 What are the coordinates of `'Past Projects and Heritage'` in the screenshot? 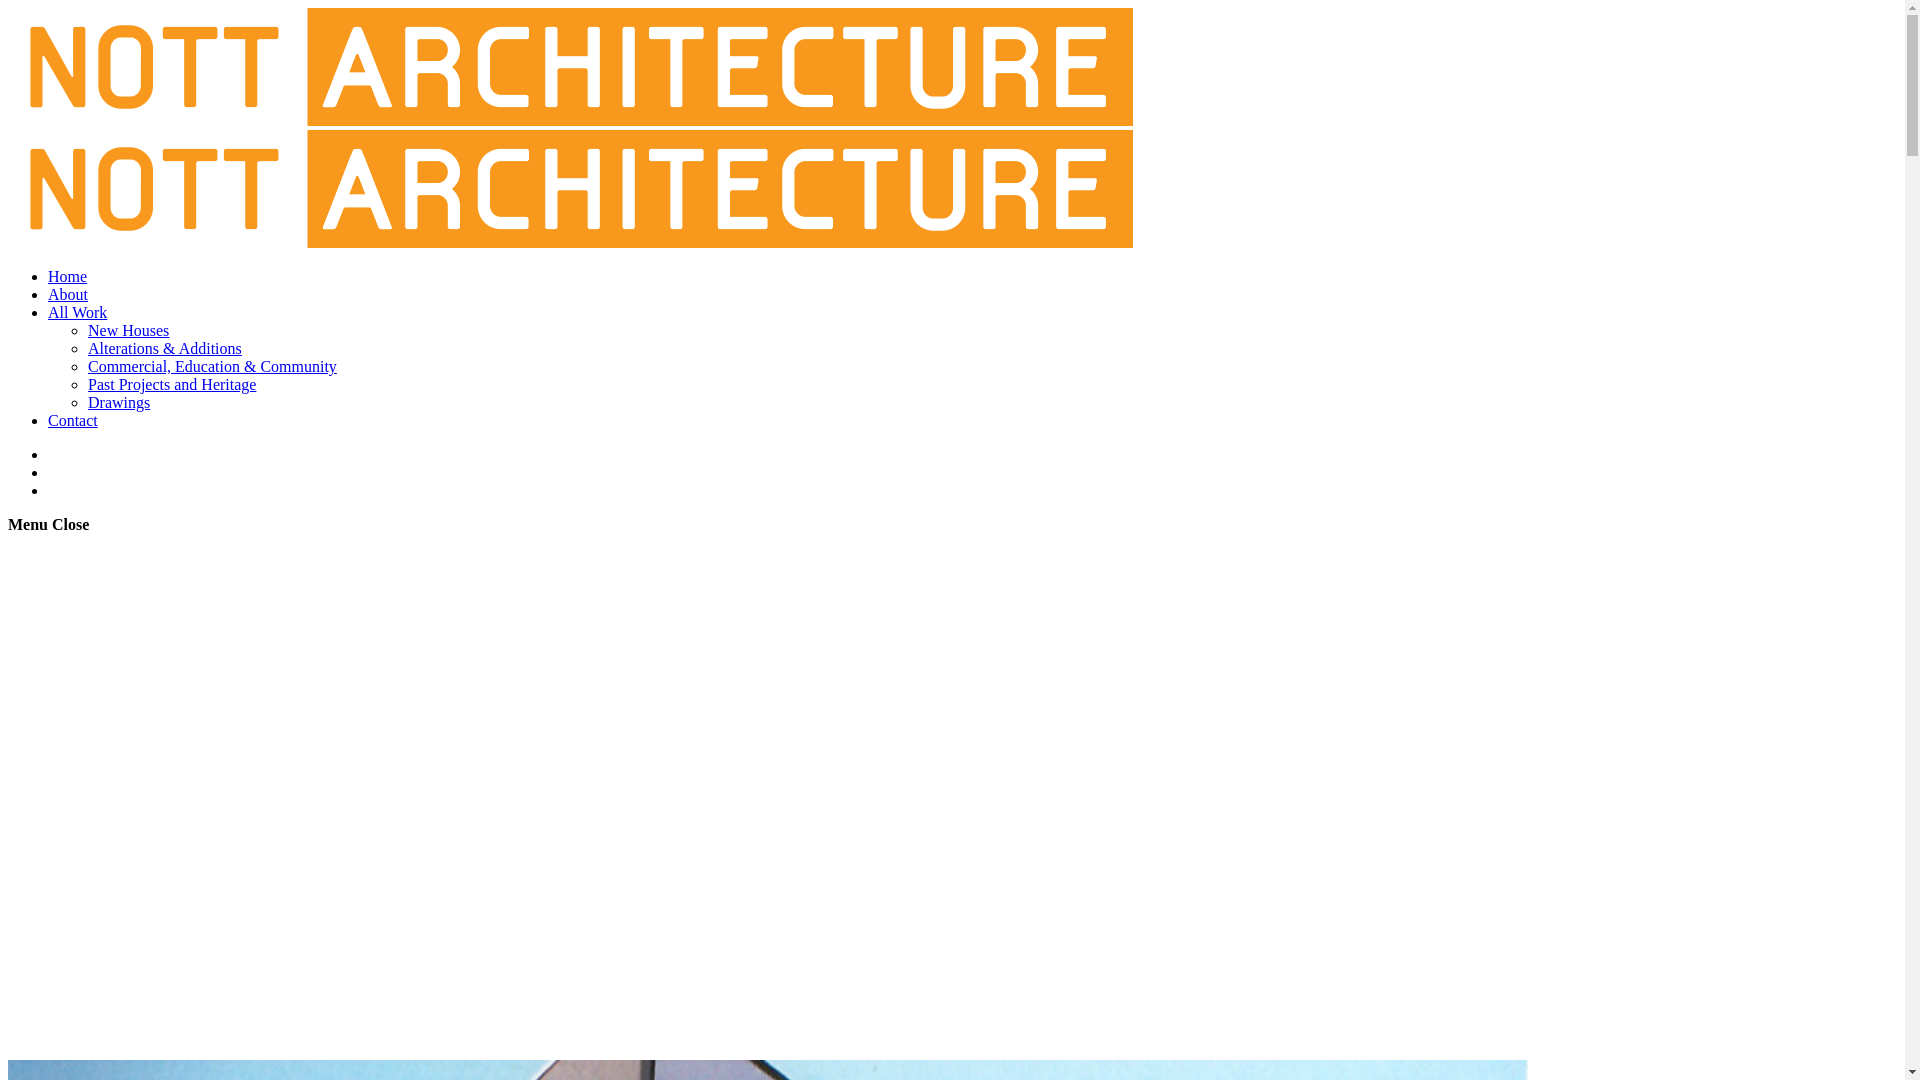 It's located at (86, 384).